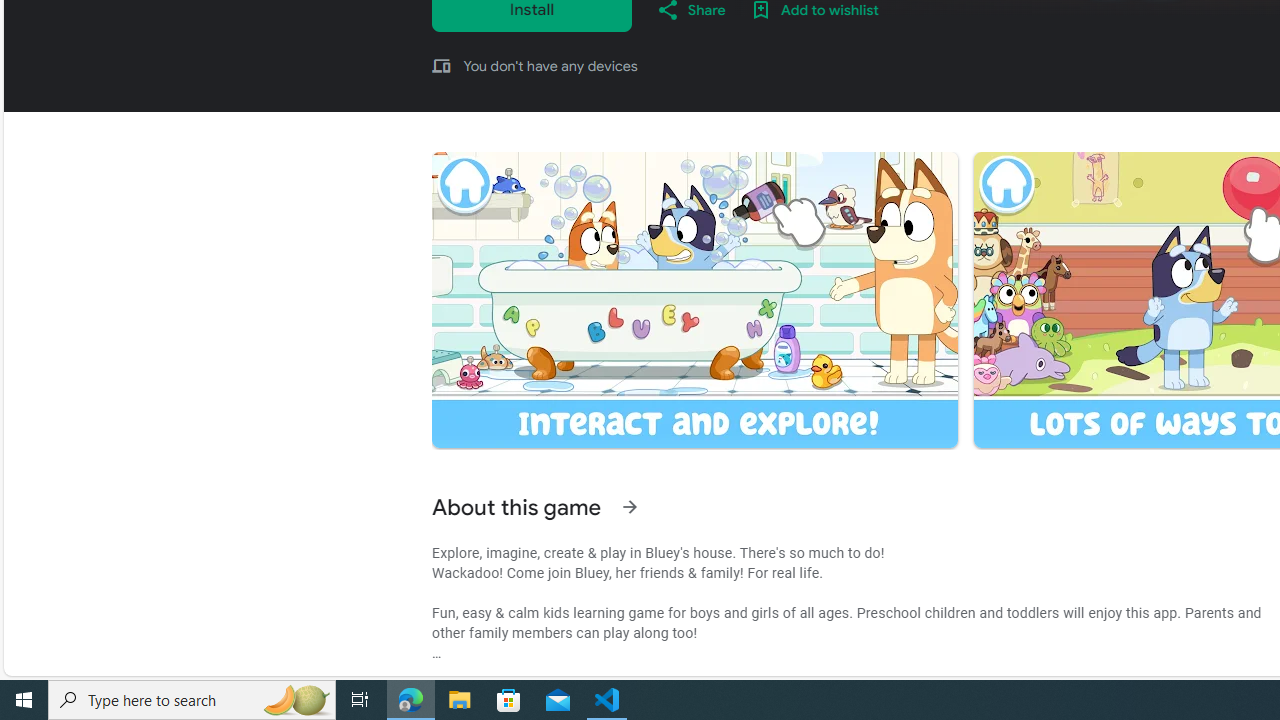 This screenshot has height=720, width=1280. What do you see at coordinates (550, 64) in the screenshot?
I see `'You don'` at bounding box center [550, 64].